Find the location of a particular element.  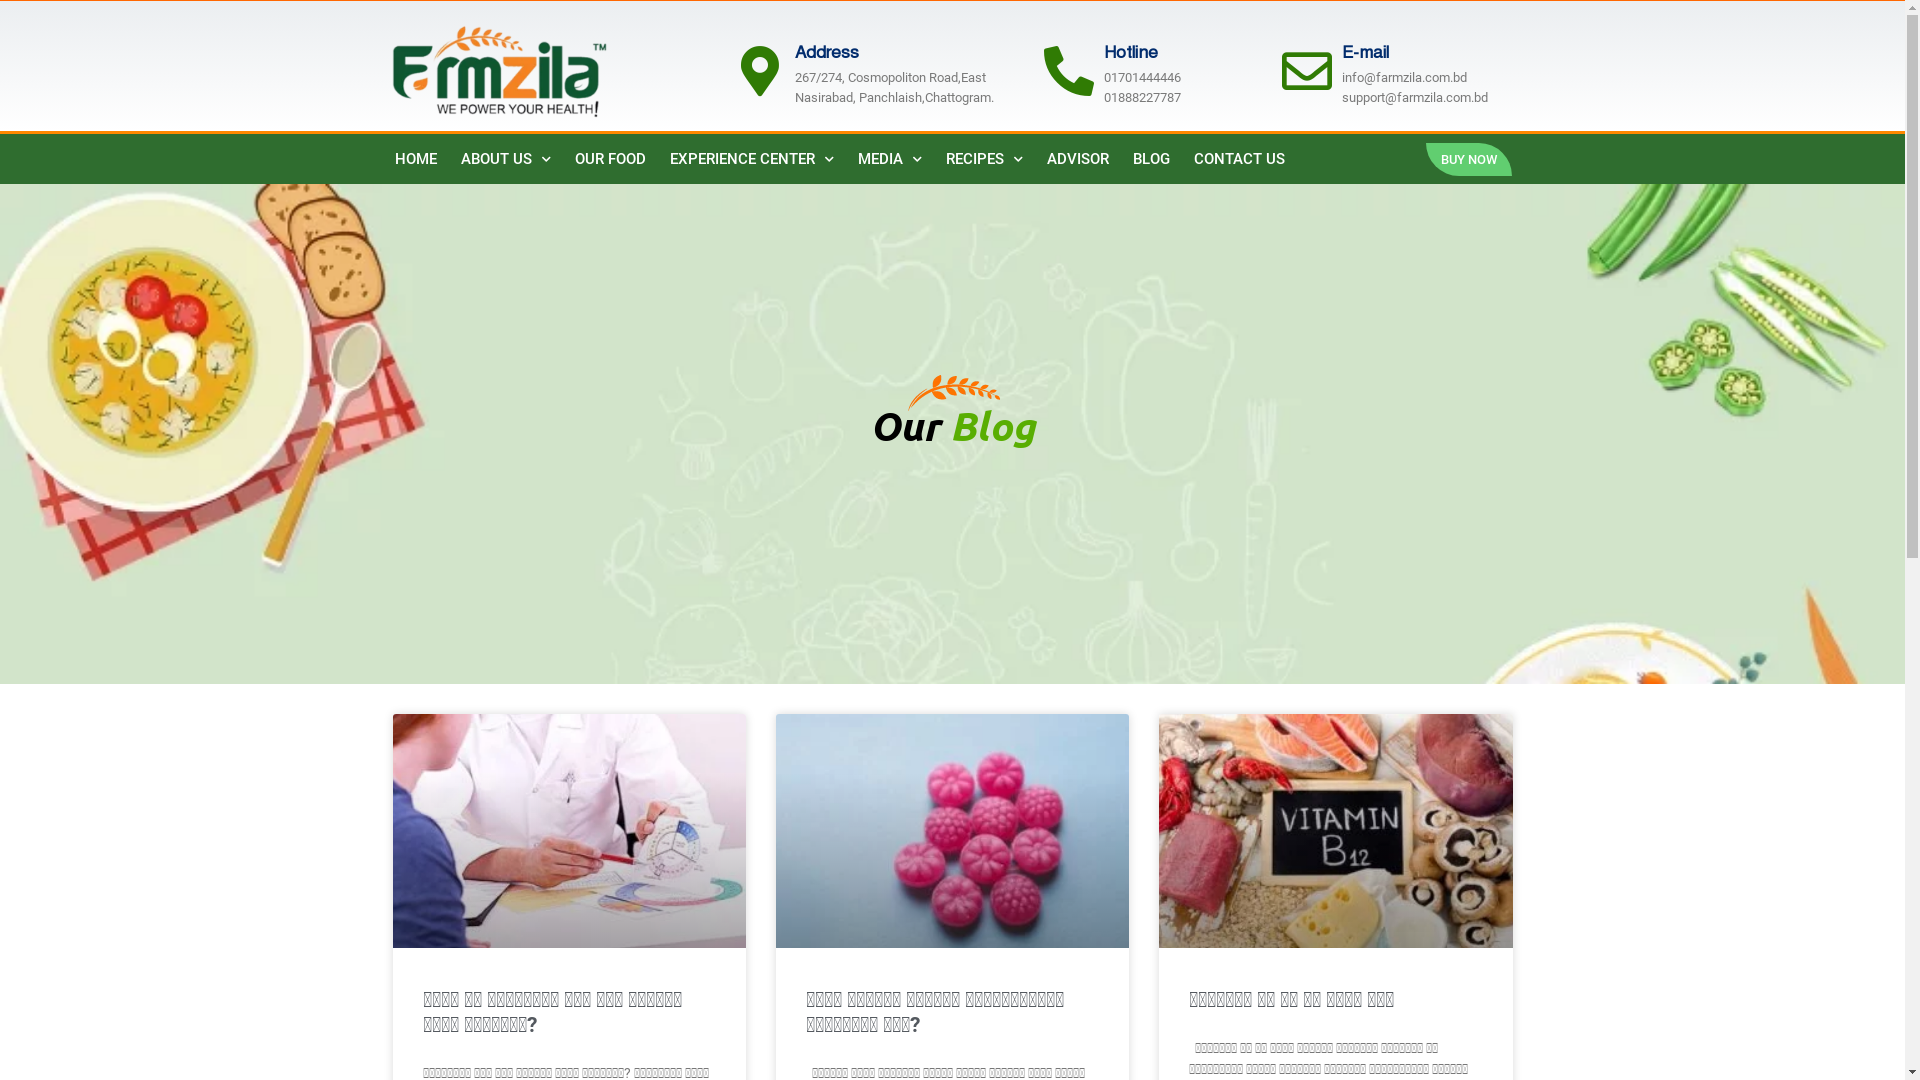

'HOME' is located at coordinates (413, 157).